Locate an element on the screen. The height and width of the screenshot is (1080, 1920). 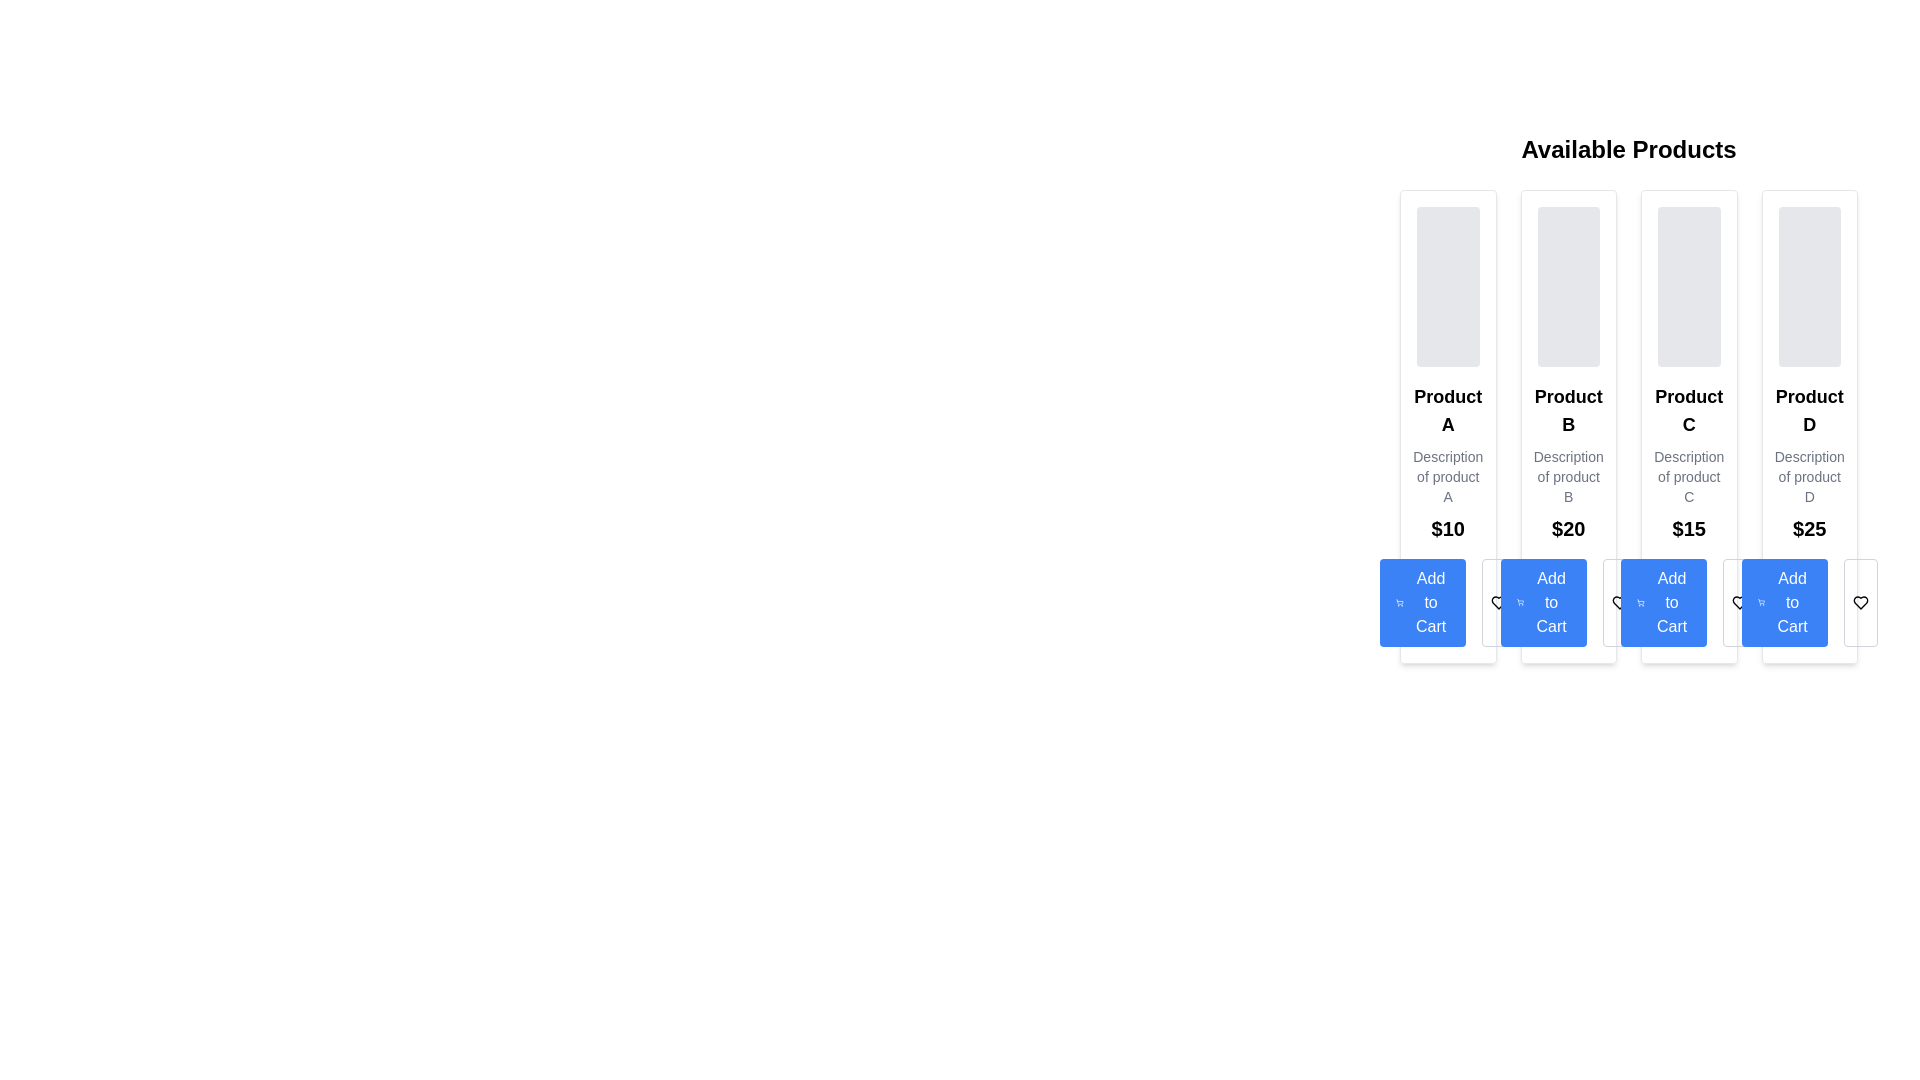
the text label that serves as the title for 'Product C' in the third product card from the left is located at coordinates (1688, 410).